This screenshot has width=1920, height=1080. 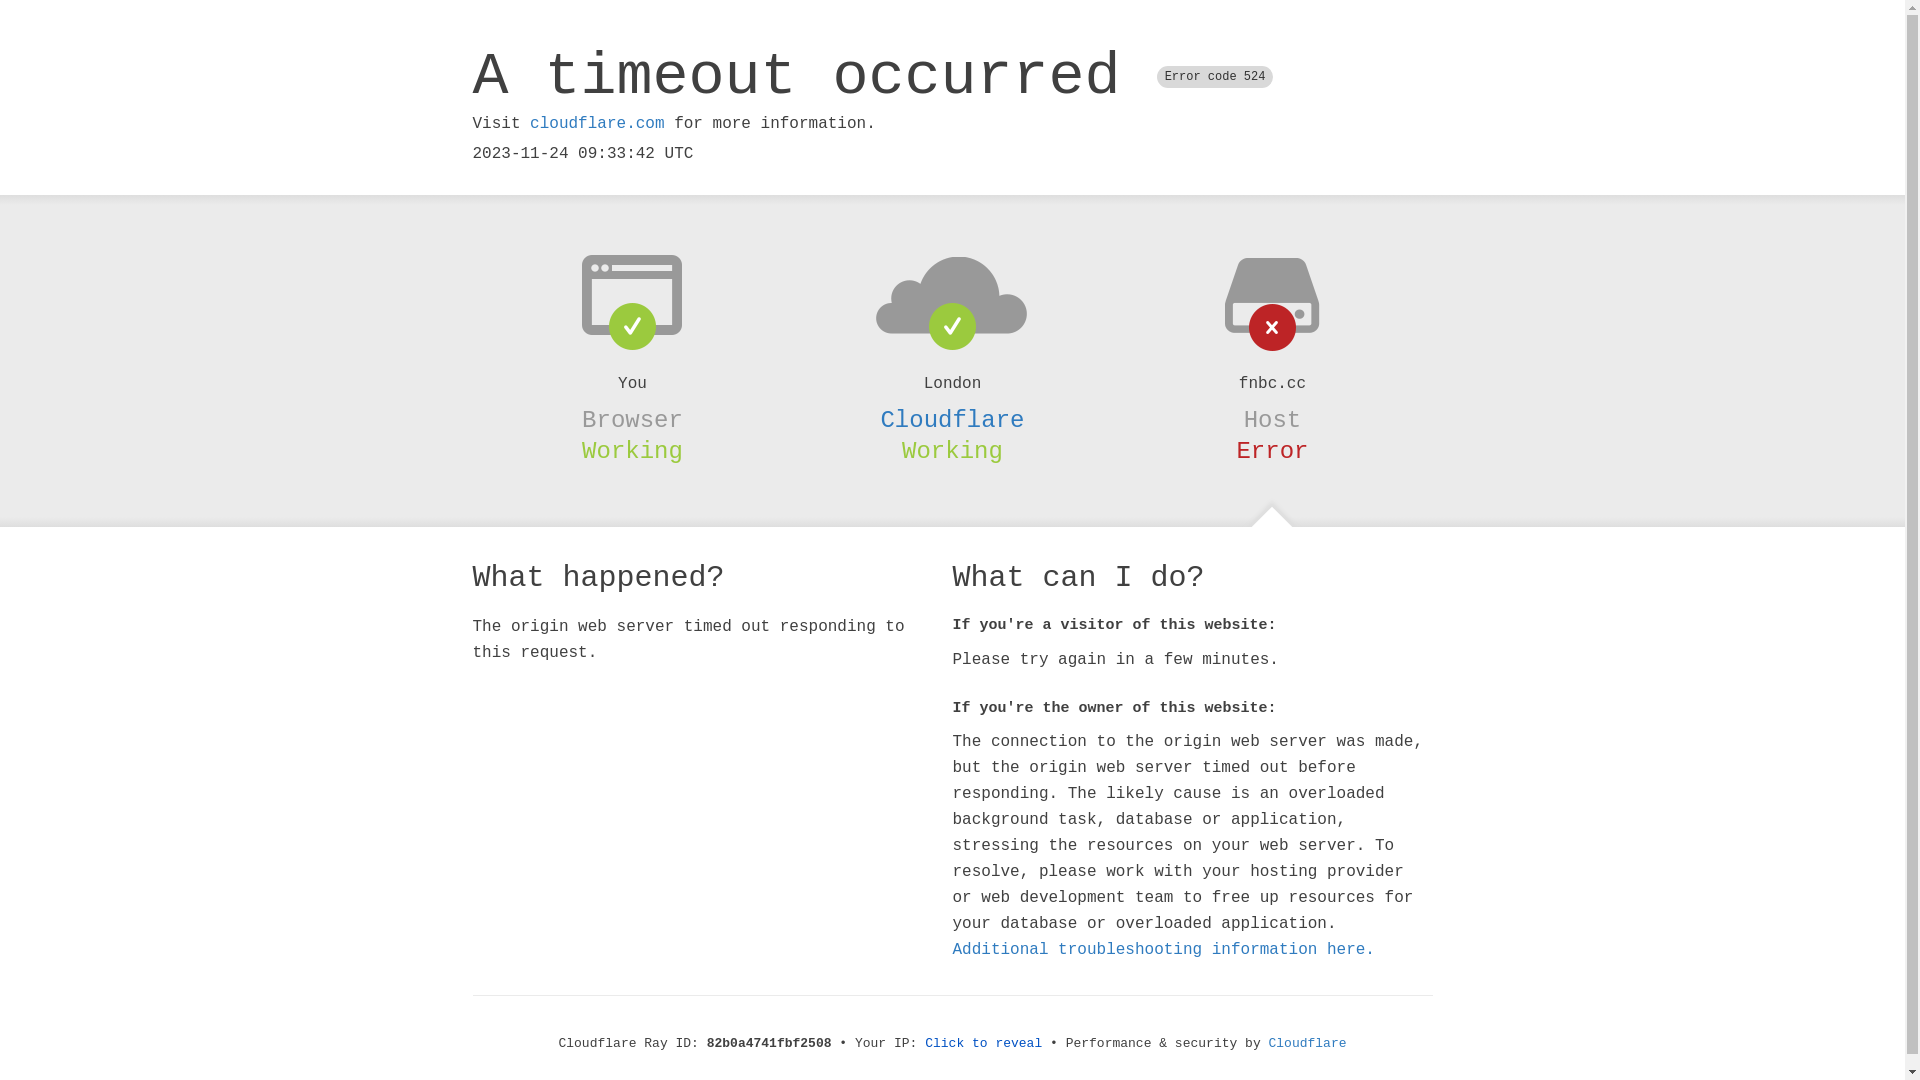 I want to click on 'cloudflare.com', so click(x=595, y=123).